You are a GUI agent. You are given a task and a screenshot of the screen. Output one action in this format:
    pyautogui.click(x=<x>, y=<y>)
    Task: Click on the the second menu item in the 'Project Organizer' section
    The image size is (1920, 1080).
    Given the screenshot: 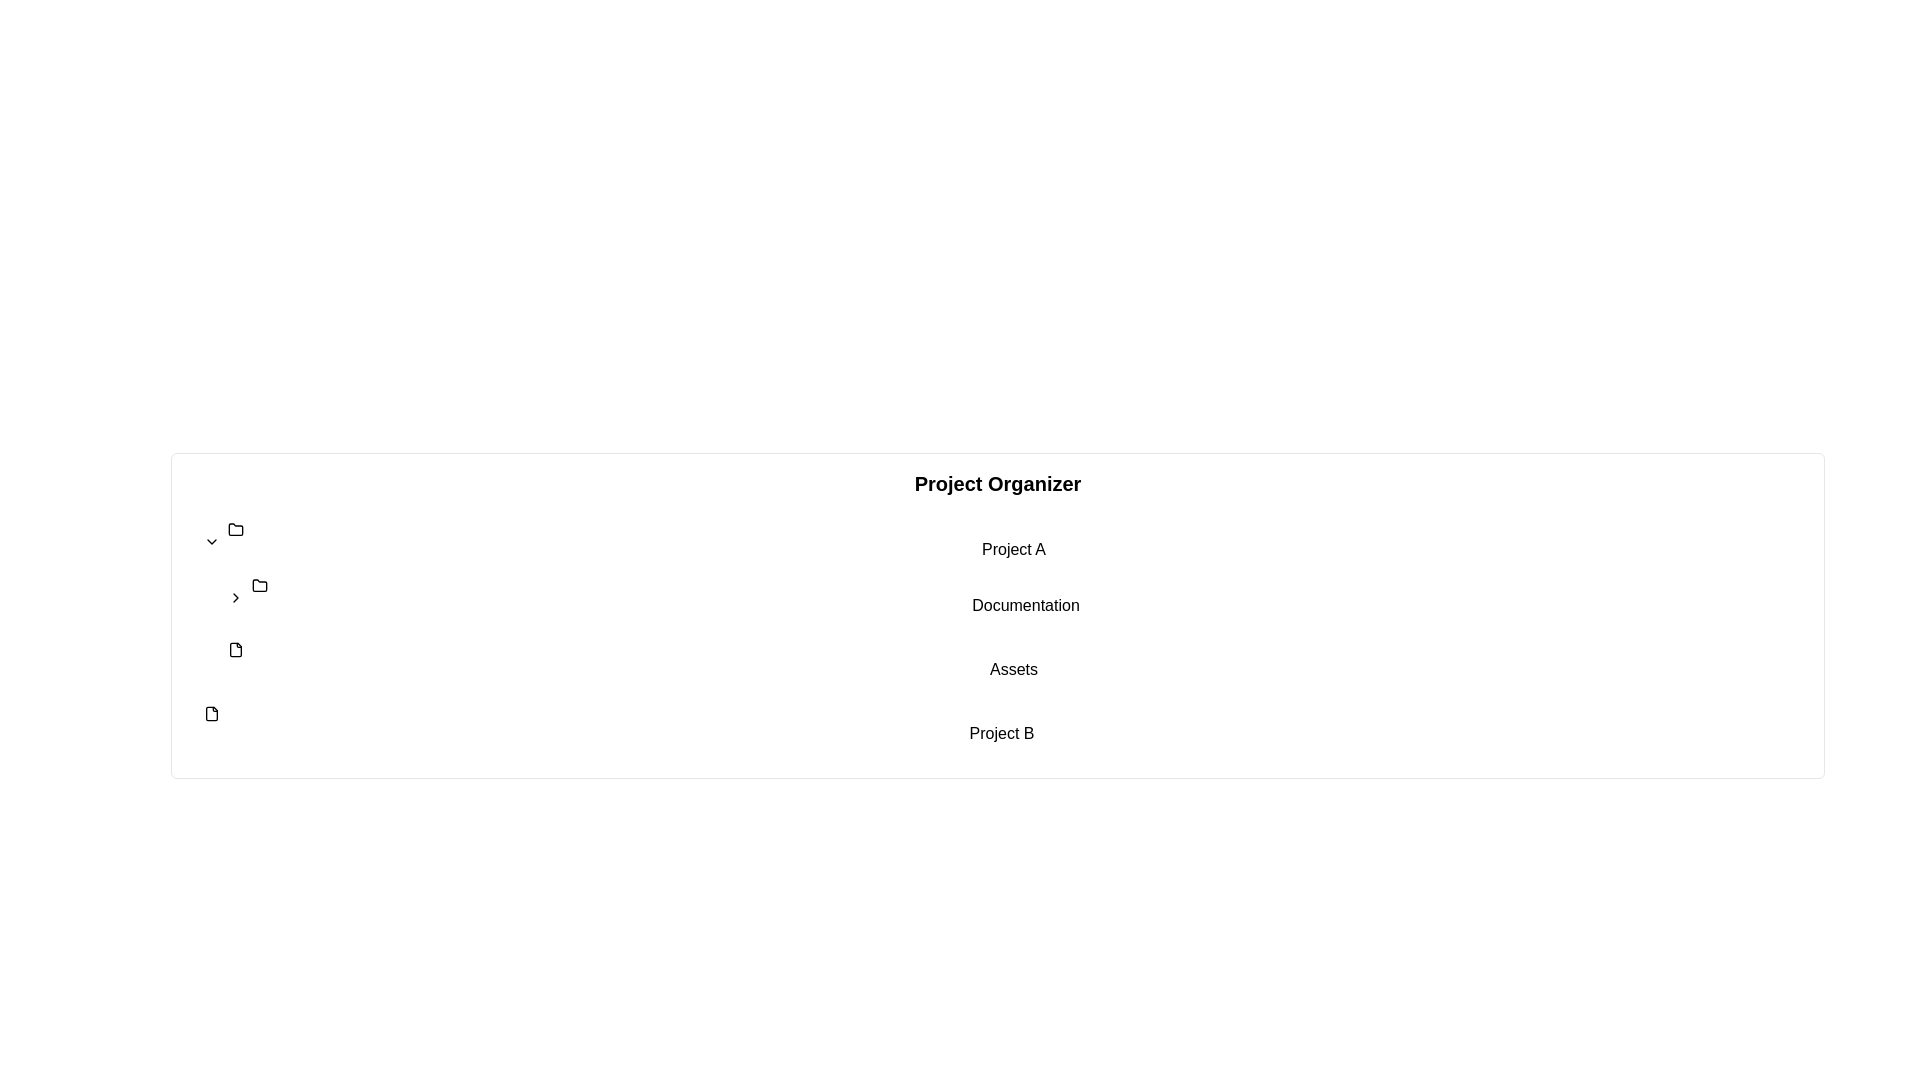 What is the action you would take?
    pyautogui.click(x=1026, y=596)
    